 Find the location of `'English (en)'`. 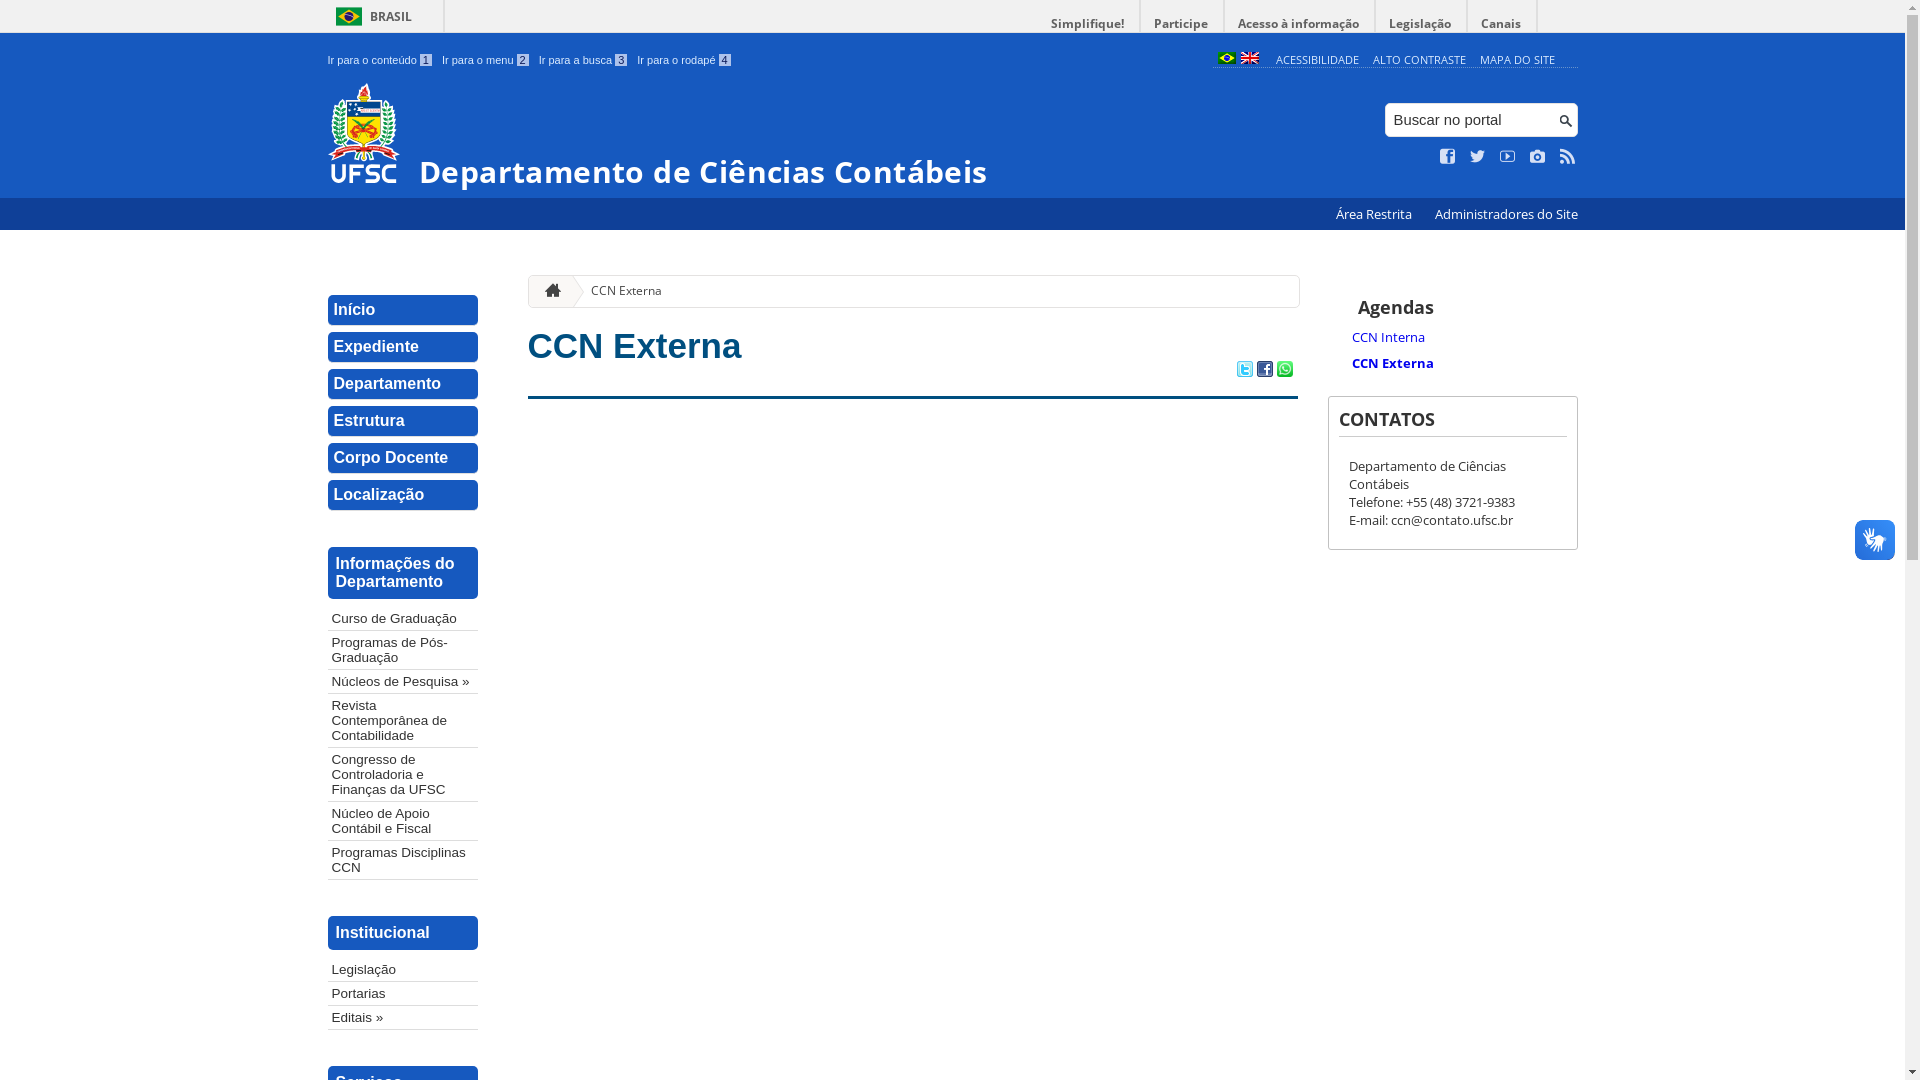

'English (en)' is located at coordinates (1247, 58).